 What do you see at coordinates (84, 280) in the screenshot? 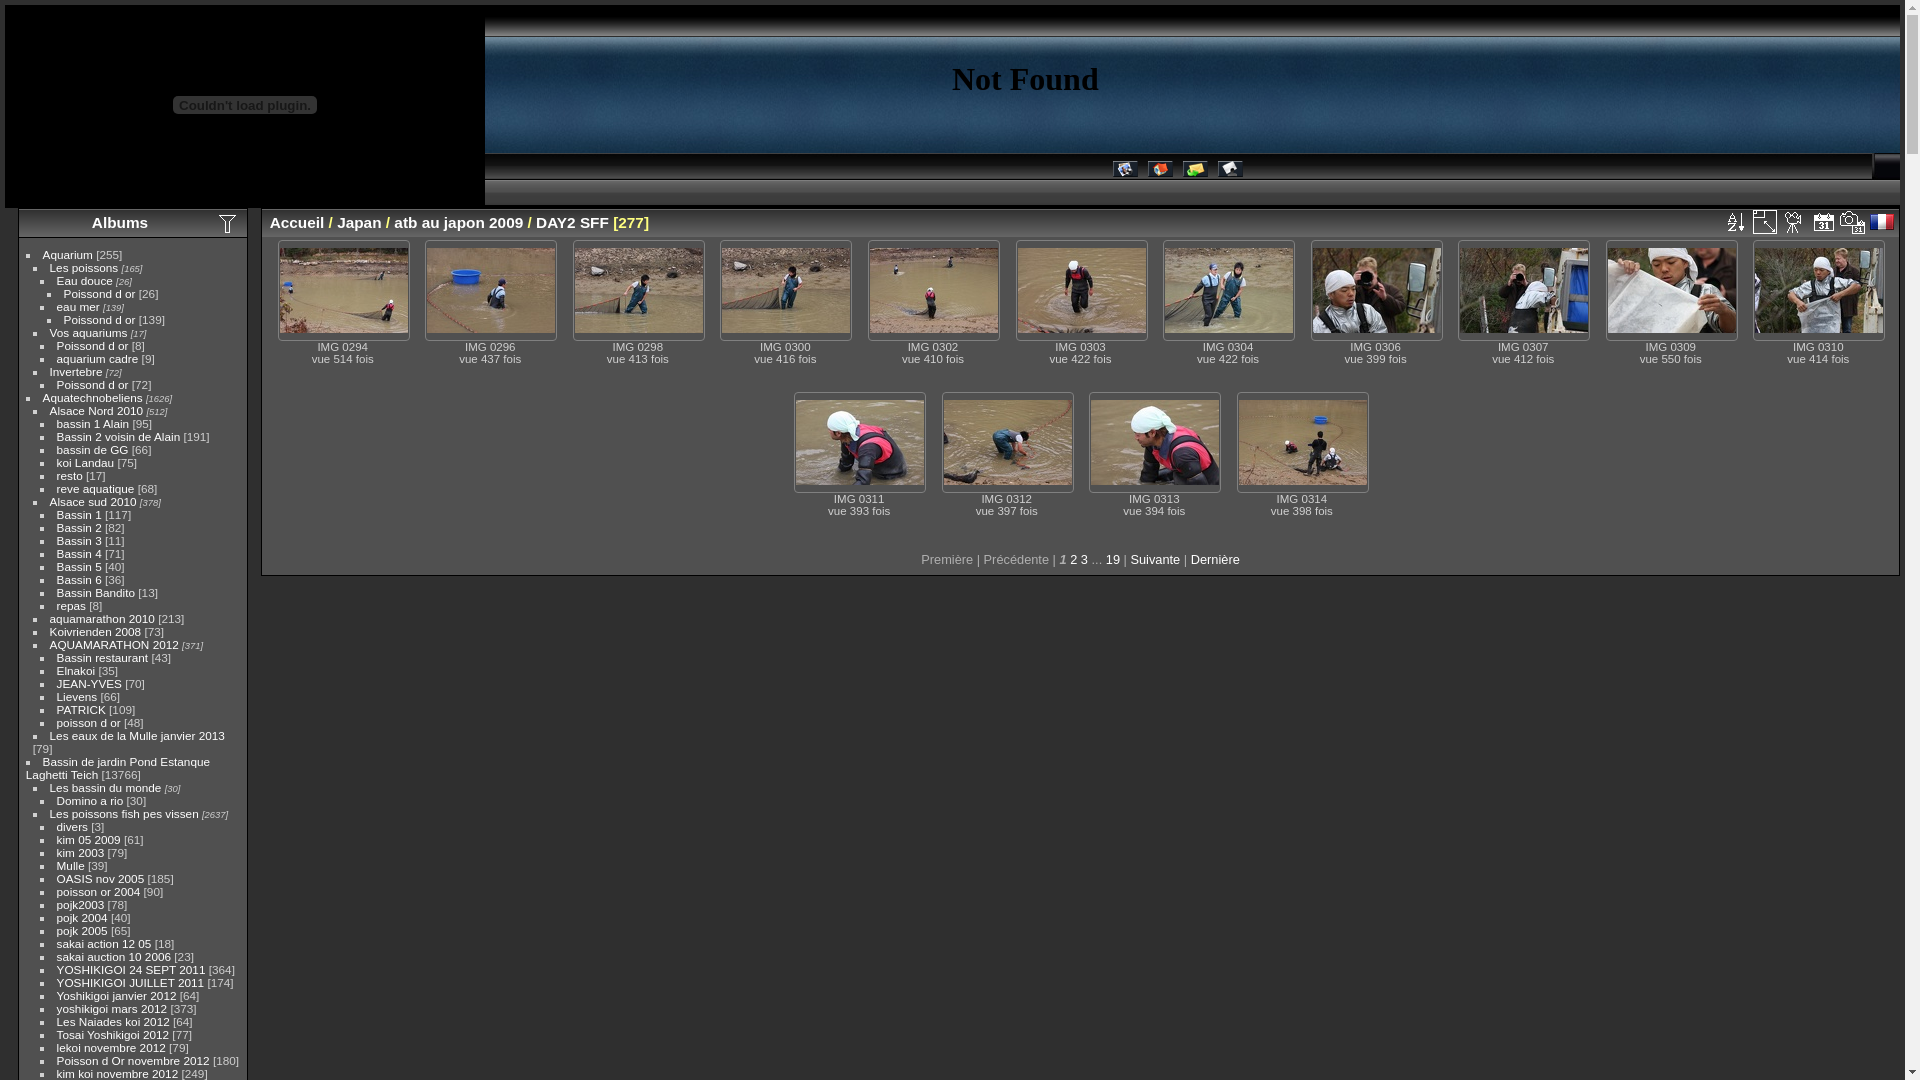
I see `'Eau douce'` at bounding box center [84, 280].